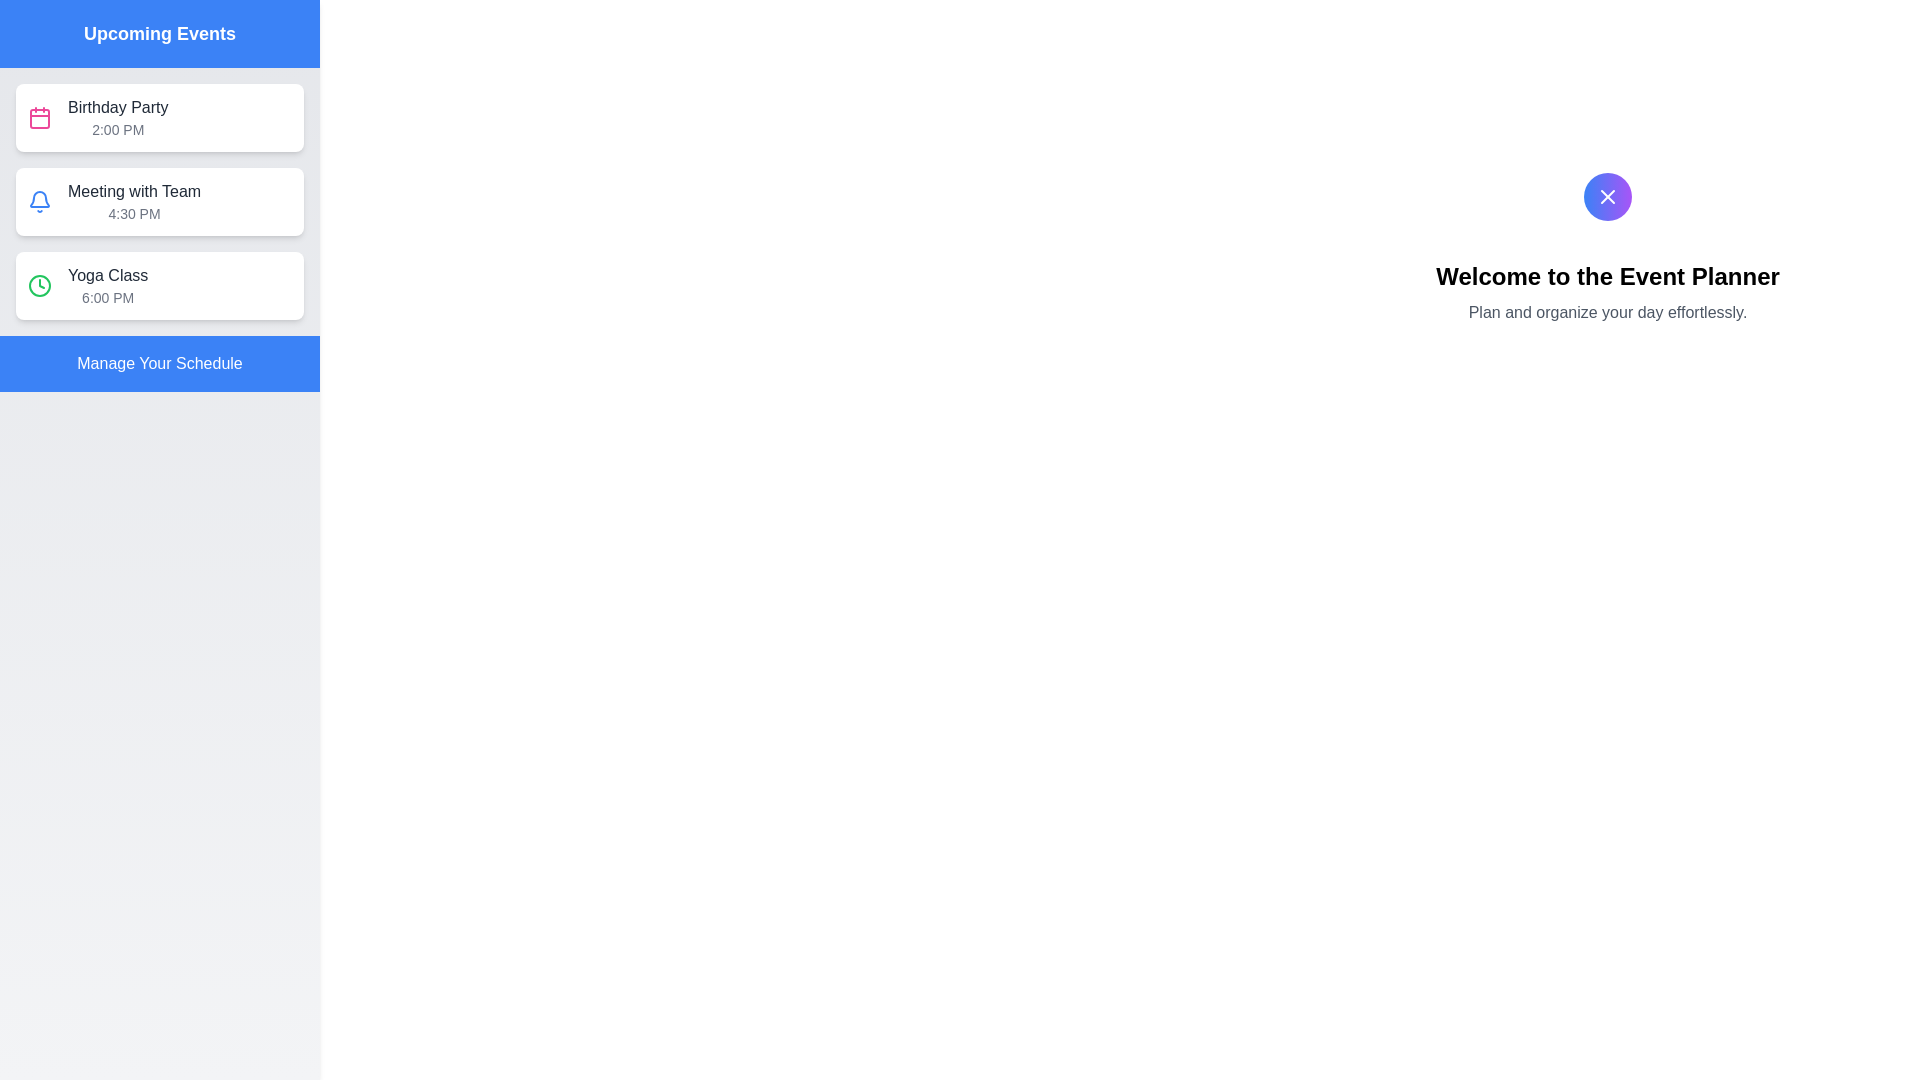  Describe the element at coordinates (117, 118) in the screenshot. I see `text content of the 'Birthday Party' label, which features a bold font style and includes a smaller text '2:00 PM' beneath it, located below the 'Upcoming Events' header` at that location.